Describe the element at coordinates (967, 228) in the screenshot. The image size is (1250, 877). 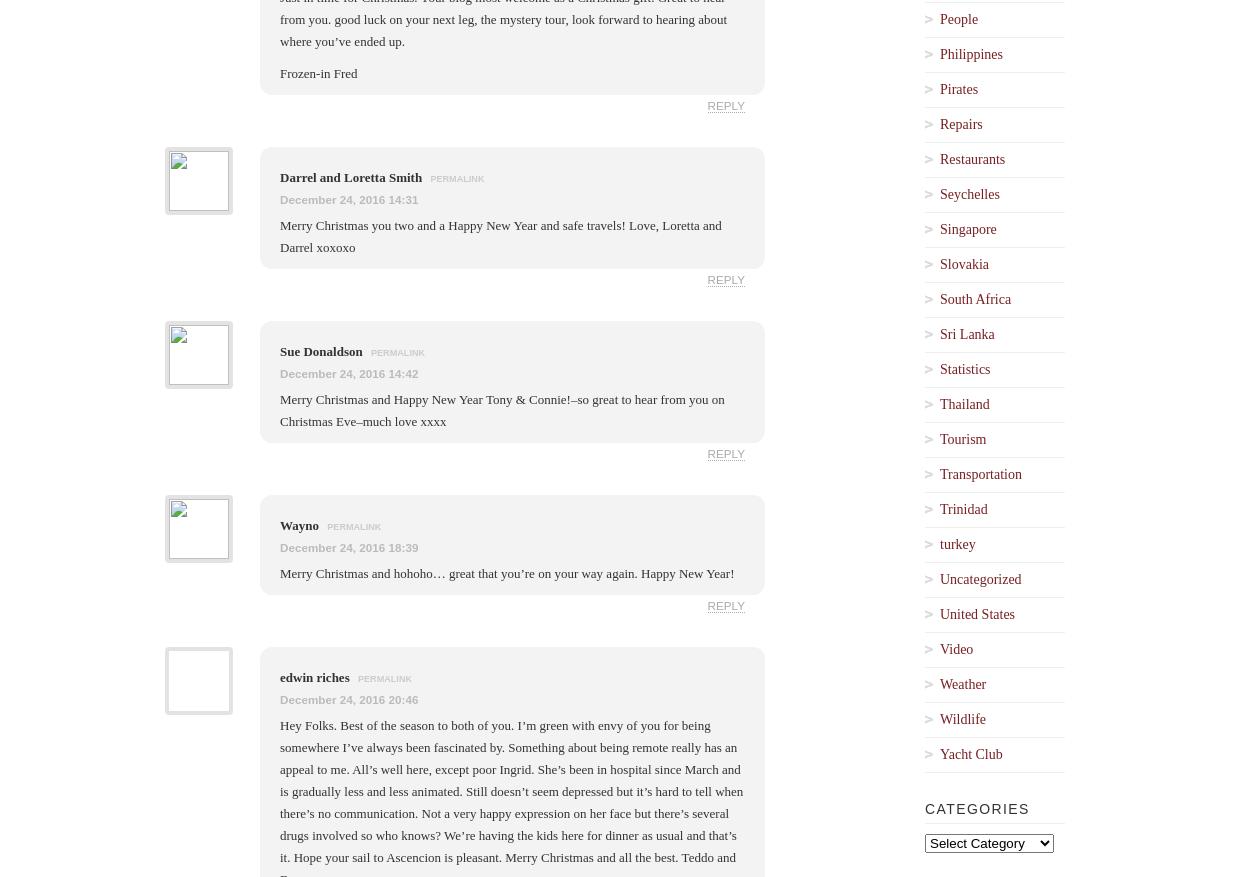
I see `'Singapore'` at that location.